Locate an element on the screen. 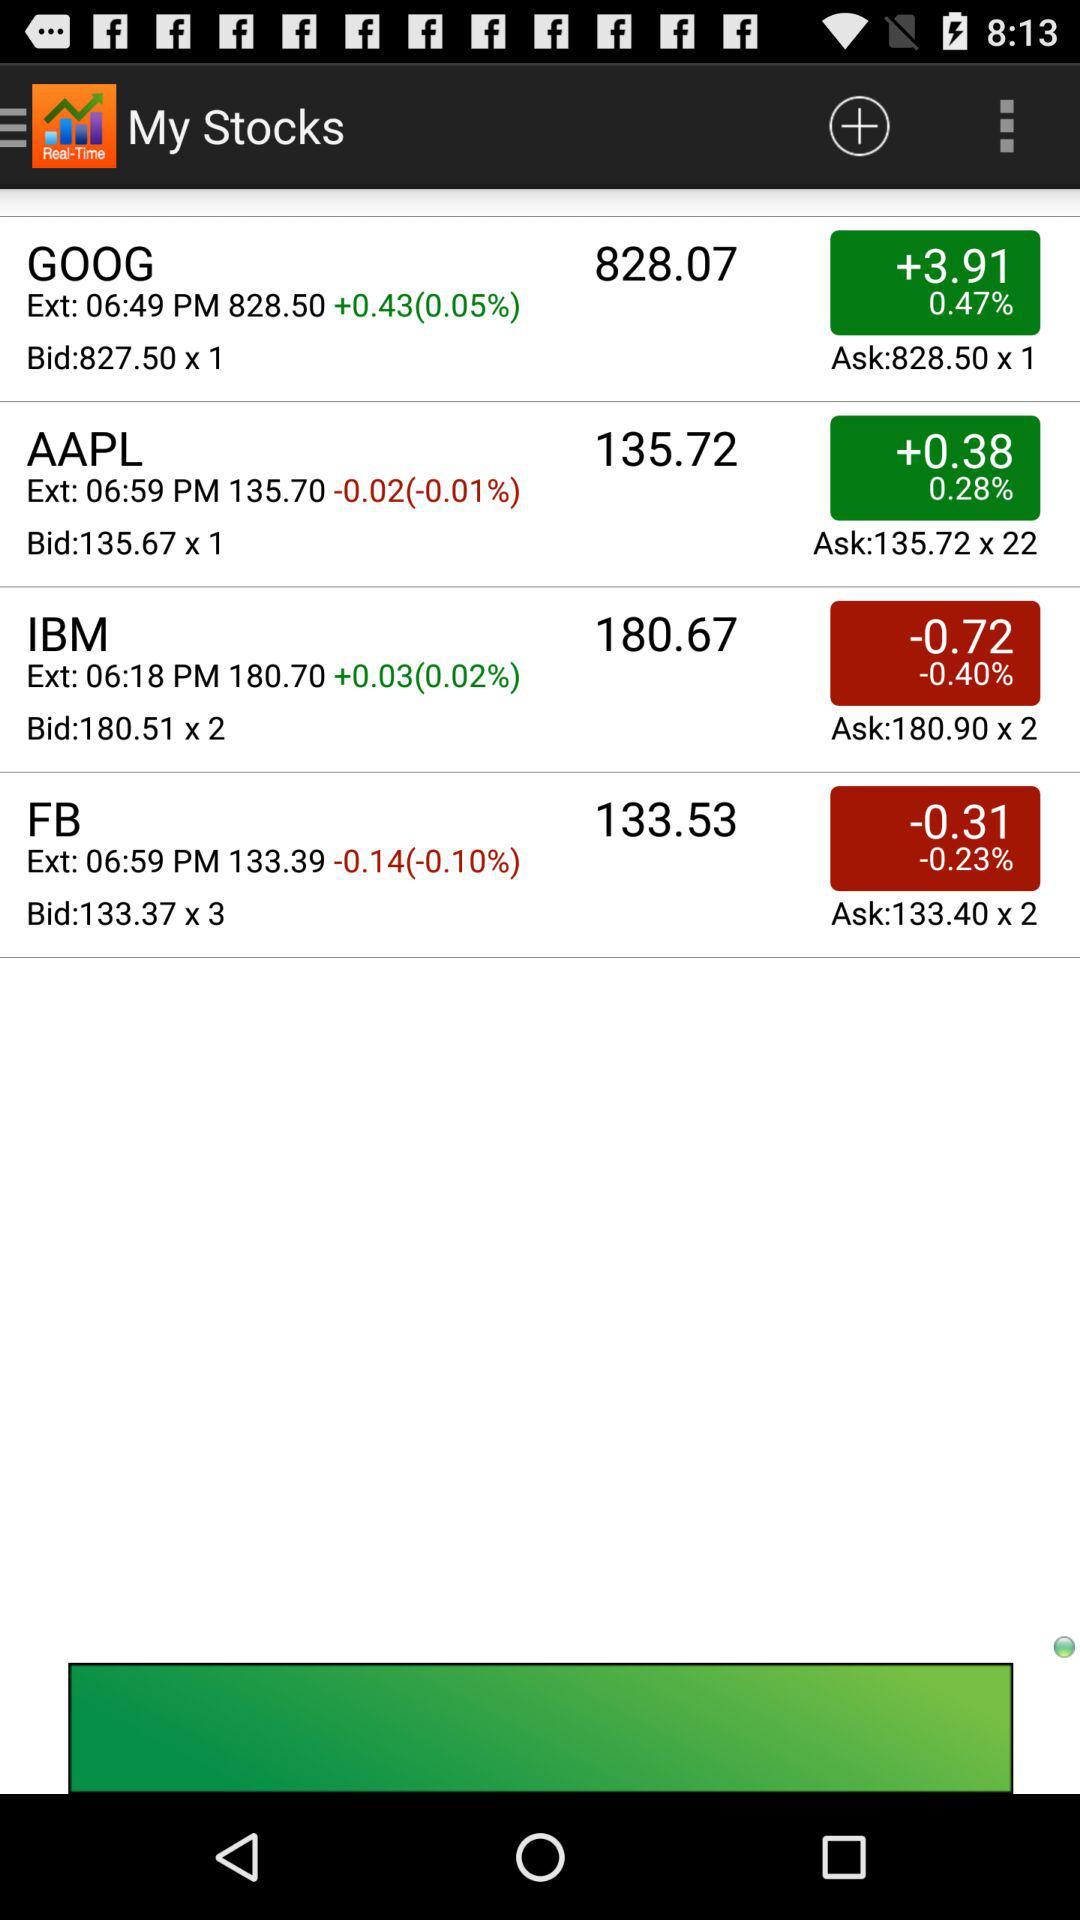 The width and height of the screenshot is (1080, 1920). the app above +3.91 is located at coordinates (1006, 124).